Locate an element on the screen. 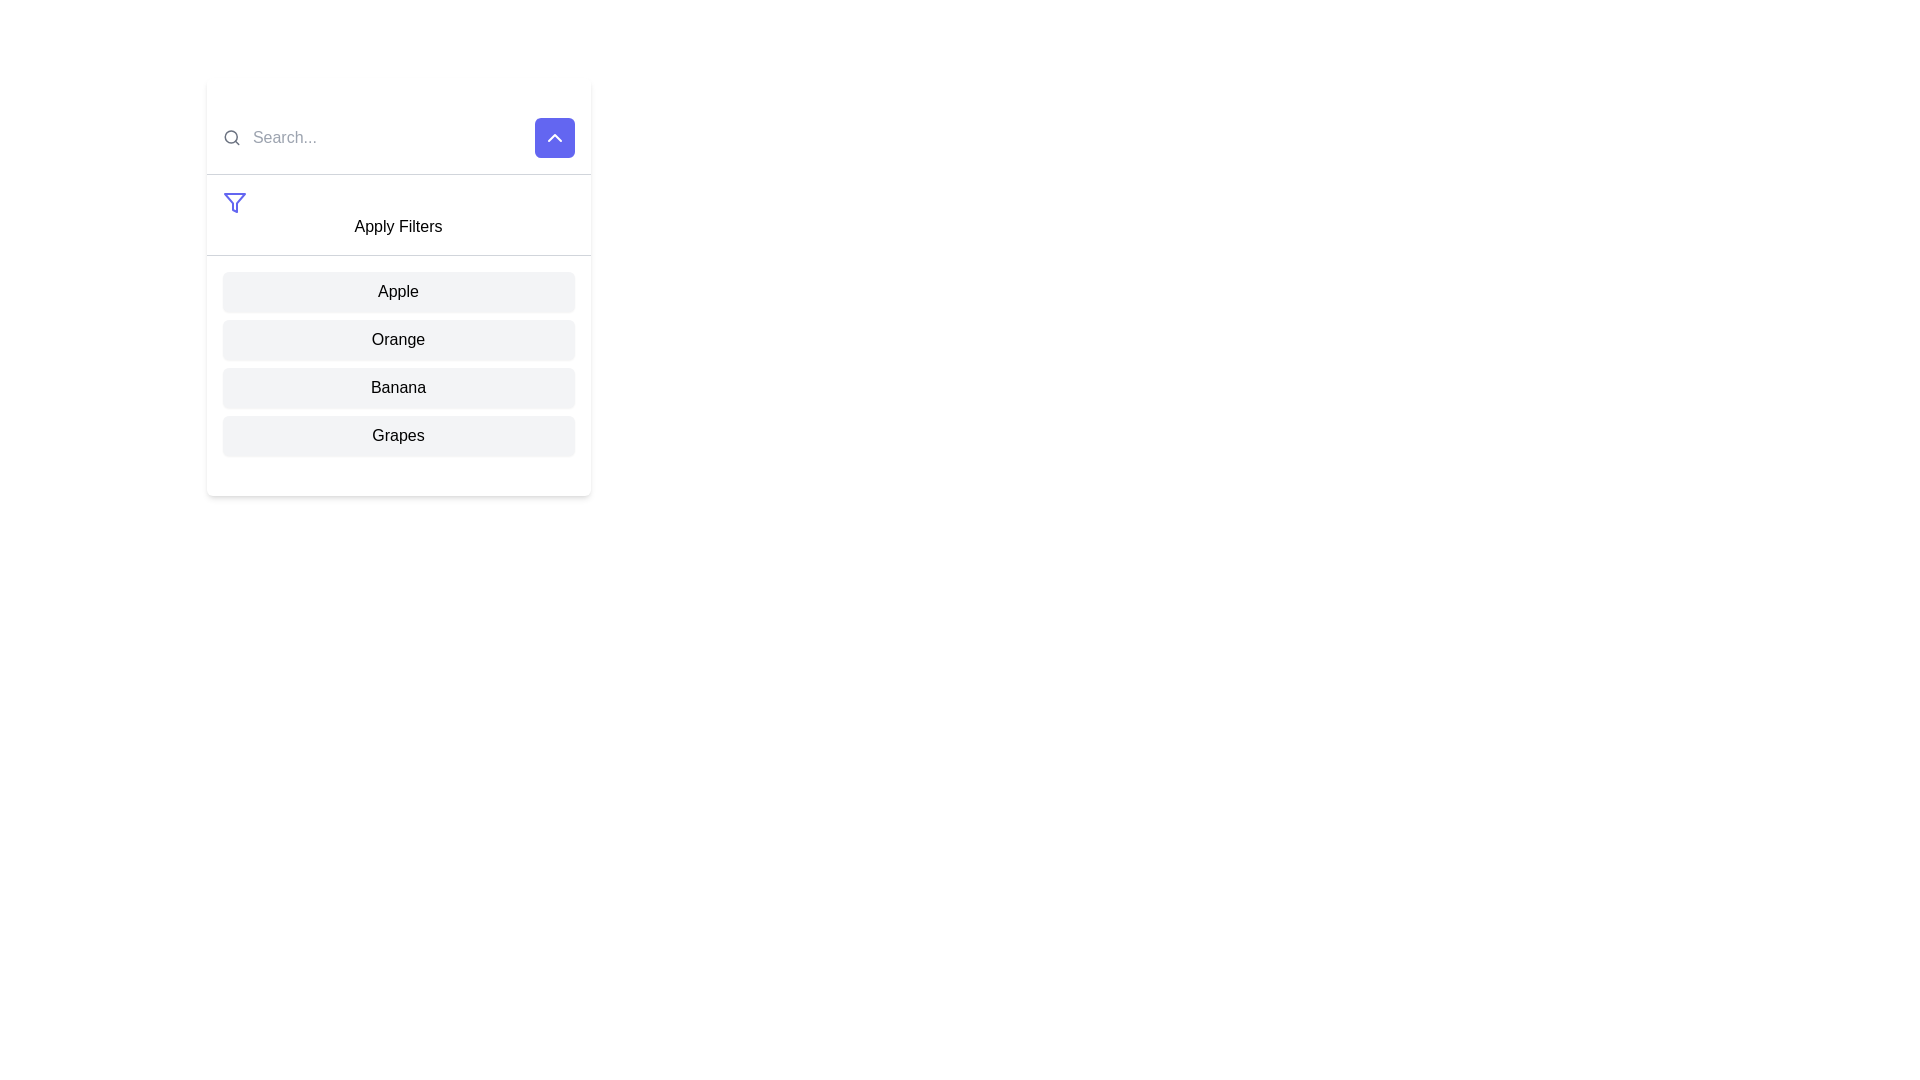 The height and width of the screenshot is (1080, 1920). the 'Orange' option in the list is located at coordinates (398, 338).